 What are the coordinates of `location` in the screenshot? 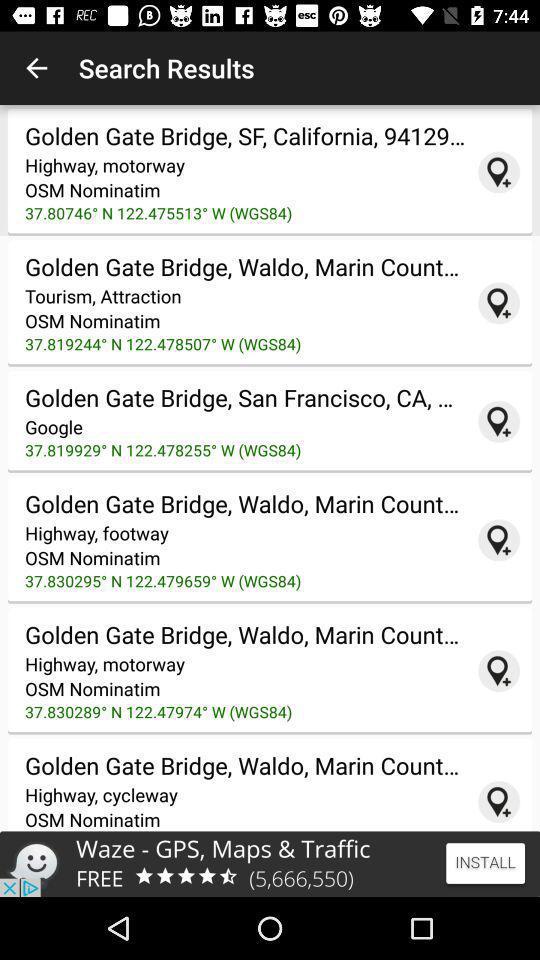 It's located at (498, 802).